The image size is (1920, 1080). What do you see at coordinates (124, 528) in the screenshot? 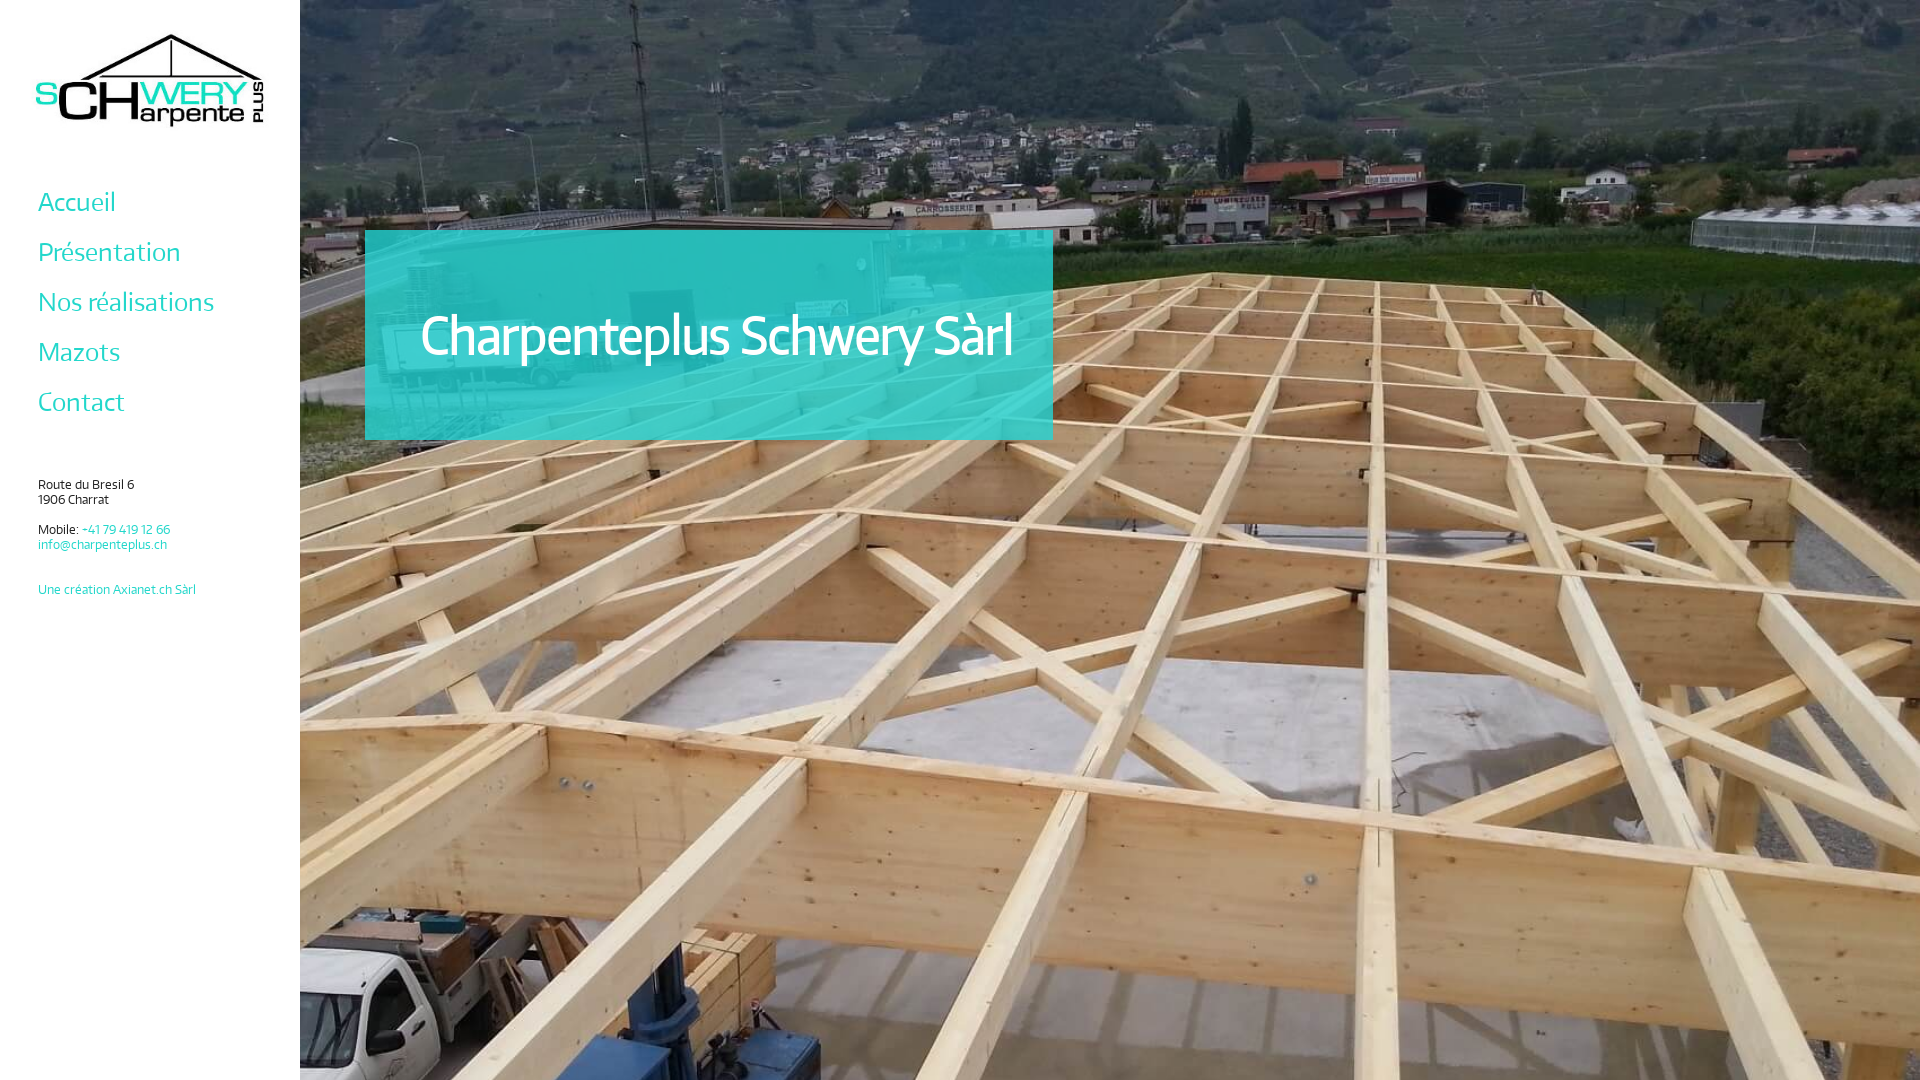
I see `'+41 79 419 12 66'` at bounding box center [124, 528].